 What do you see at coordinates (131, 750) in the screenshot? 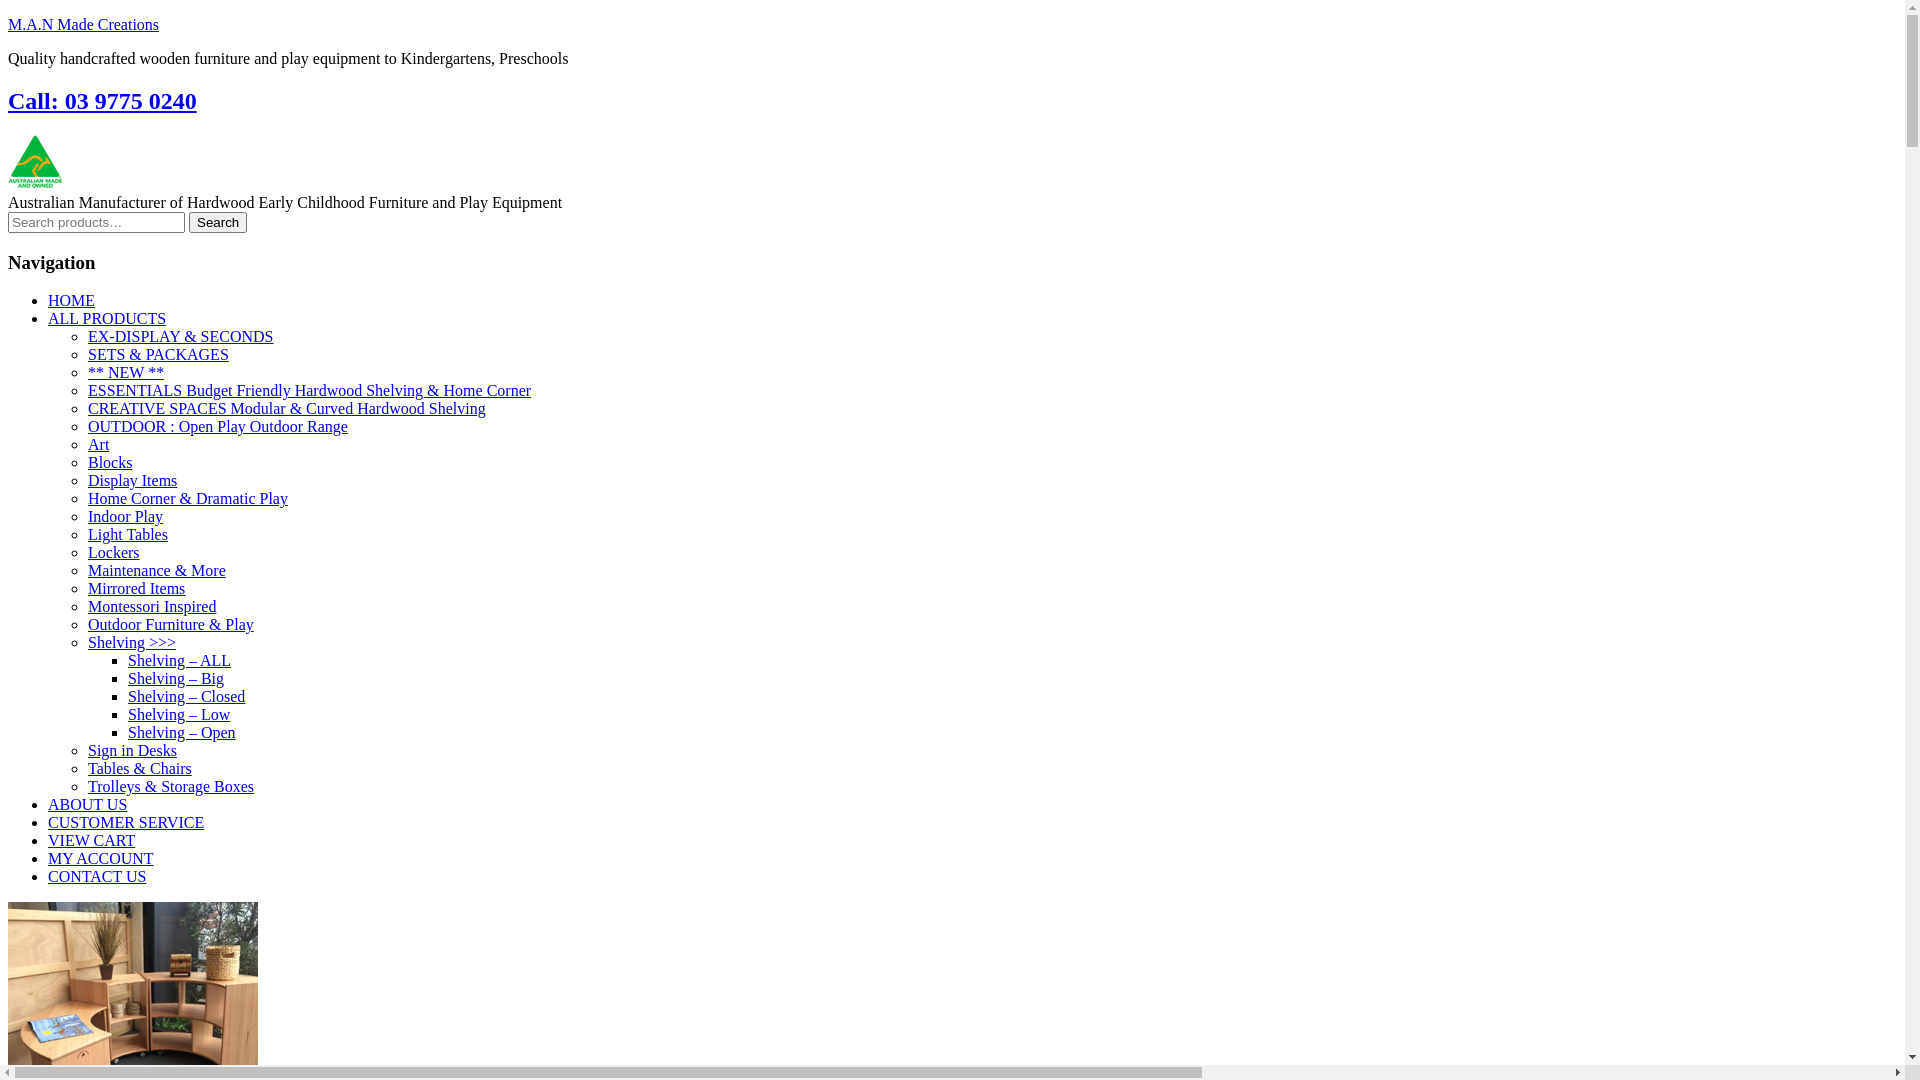
I see `'Sign in Desks'` at bounding box center [131, 750].